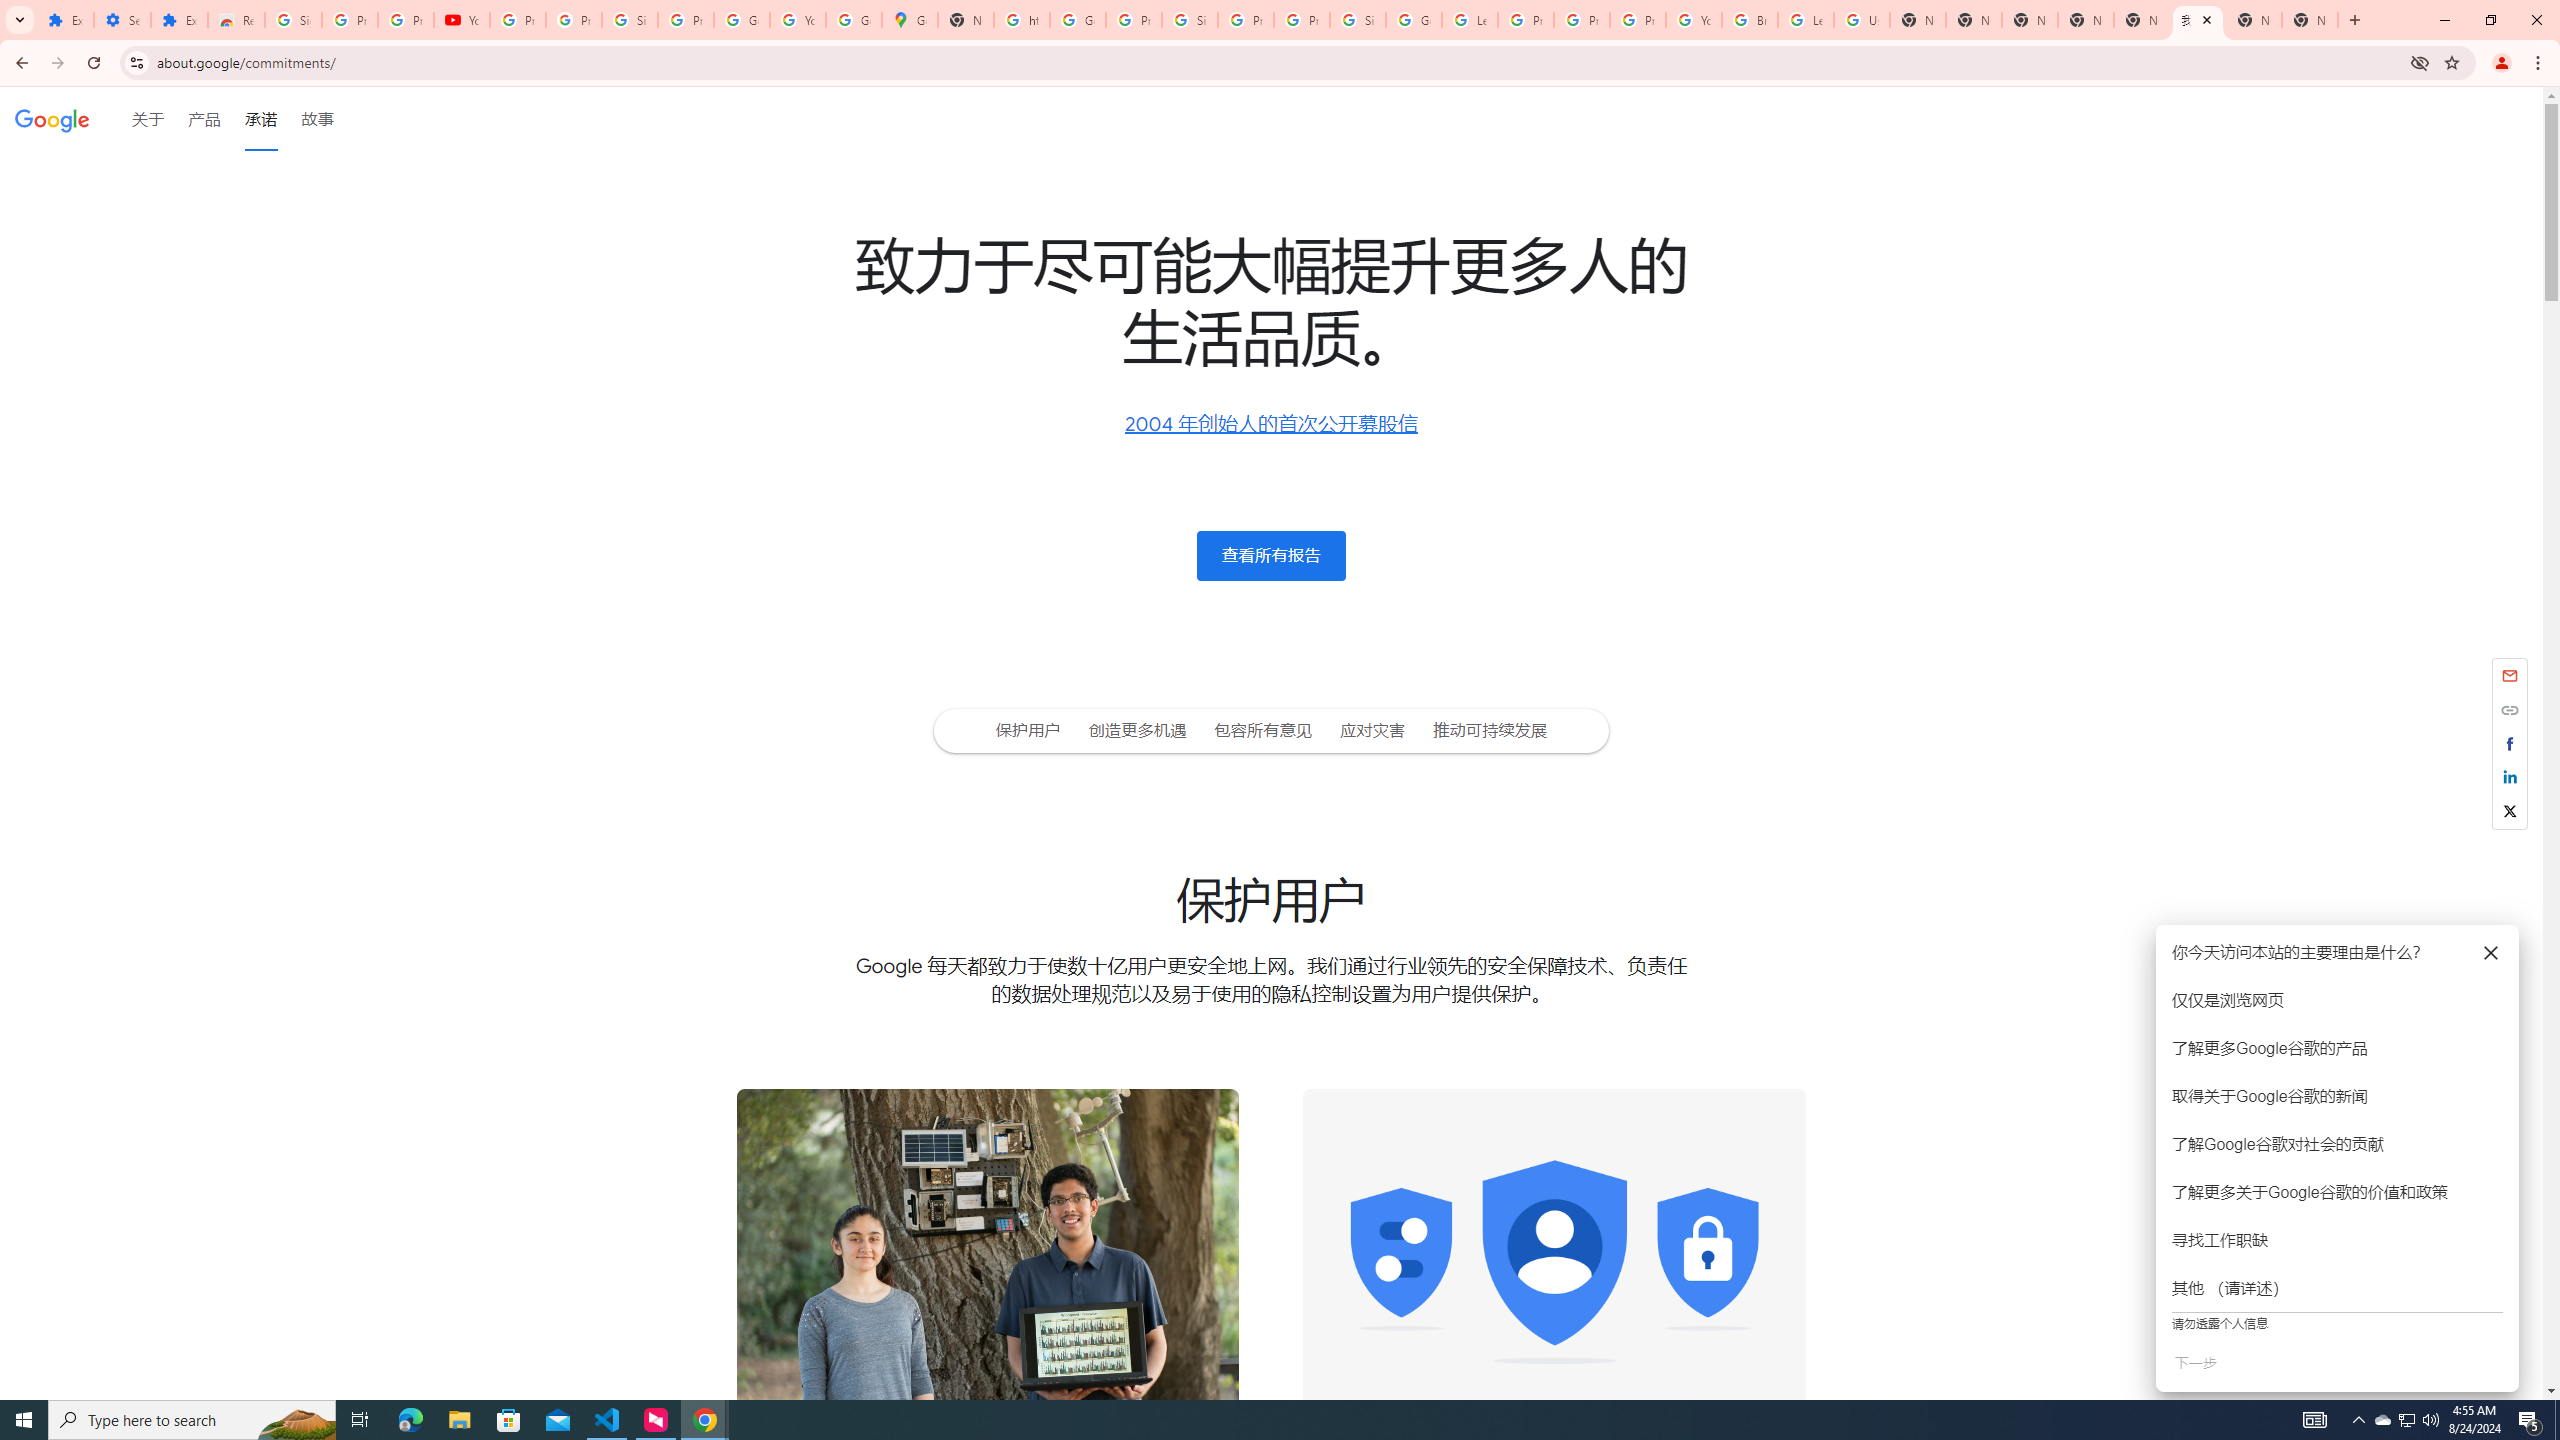  Describe the element at coordinates (1748, 19) in the screenshot. I see `'Browse Chrome as a guest - Computer - Google Chrome Help'` at that location.